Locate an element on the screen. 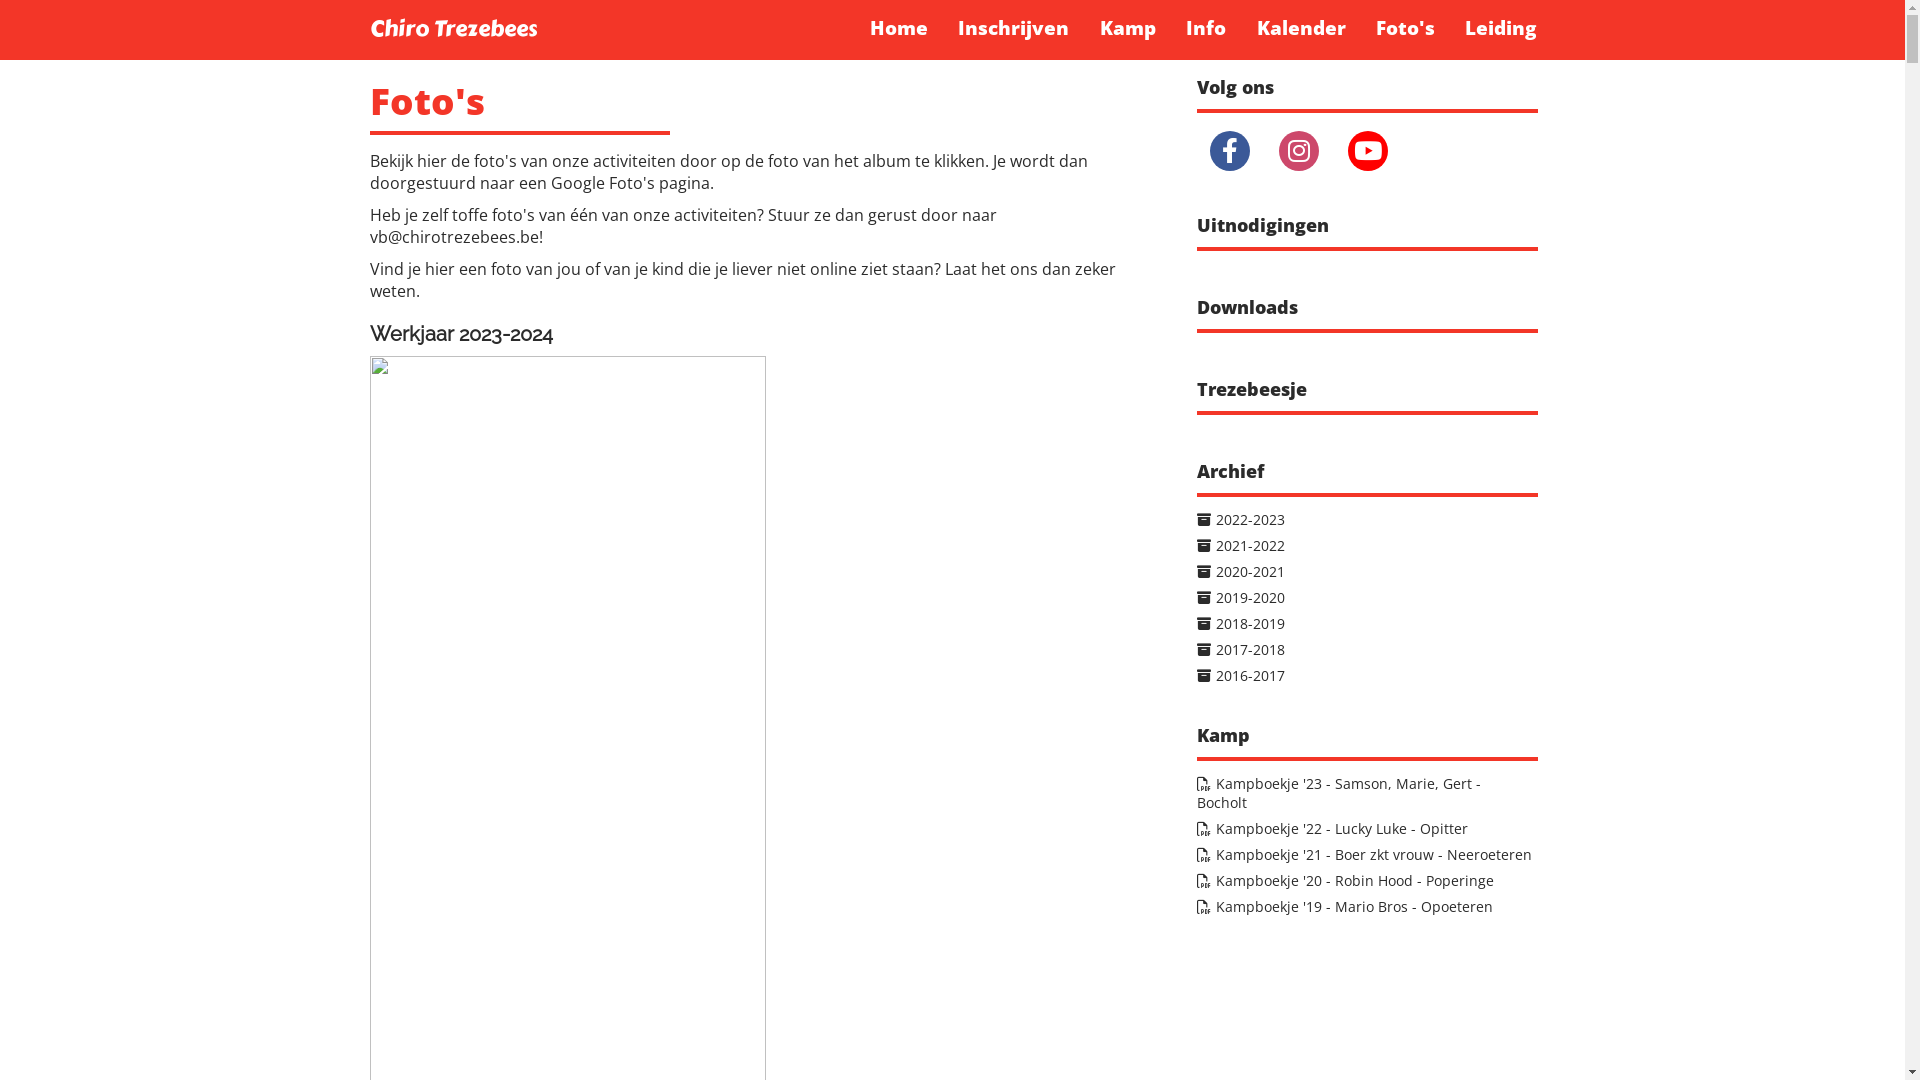 The height and width of the screenshot is (1080, 1920). 'Home' is located at coordinates (897, 27).